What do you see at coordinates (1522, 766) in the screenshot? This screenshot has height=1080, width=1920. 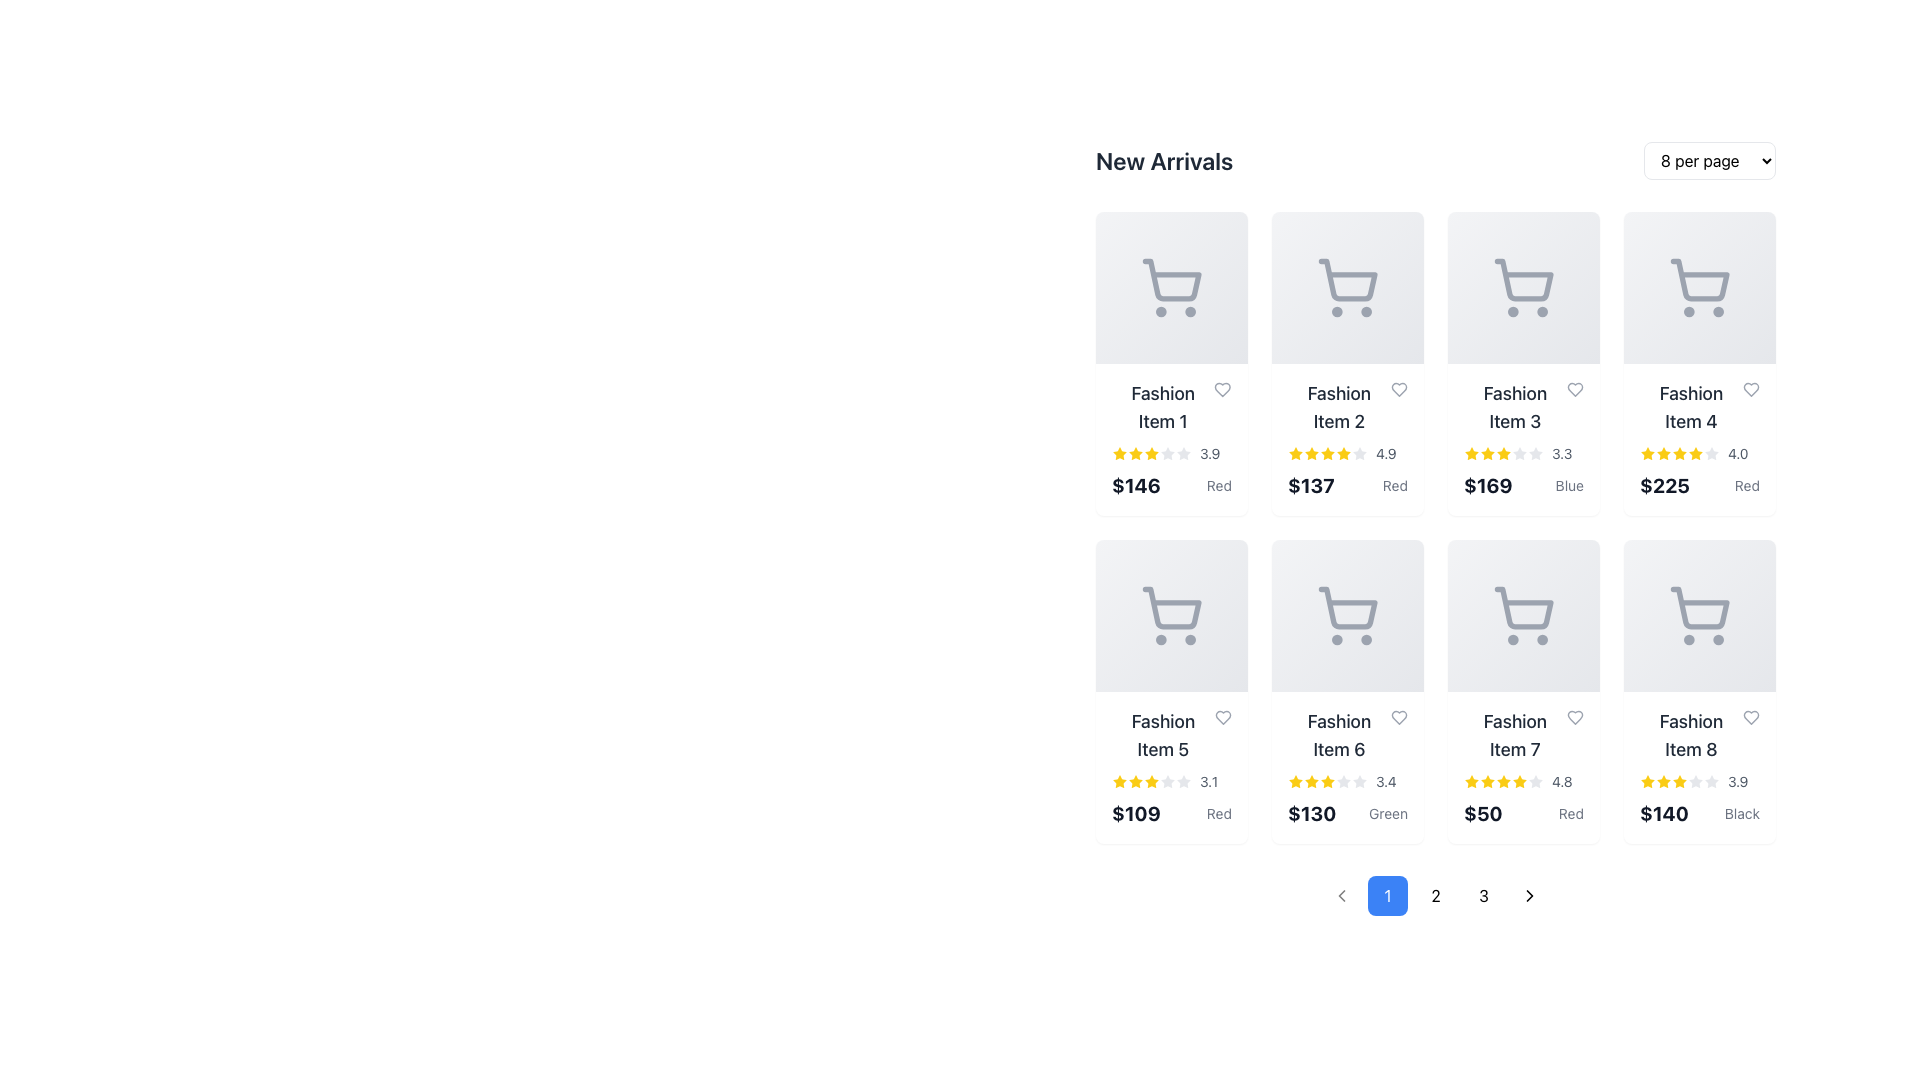 I see `product details of the sixth product listing card located in the second row of the grid layout, positioned under 'Fashion Item 6' and to the left of 'Fashion Item 8'` at bounding box center [1522, 766].